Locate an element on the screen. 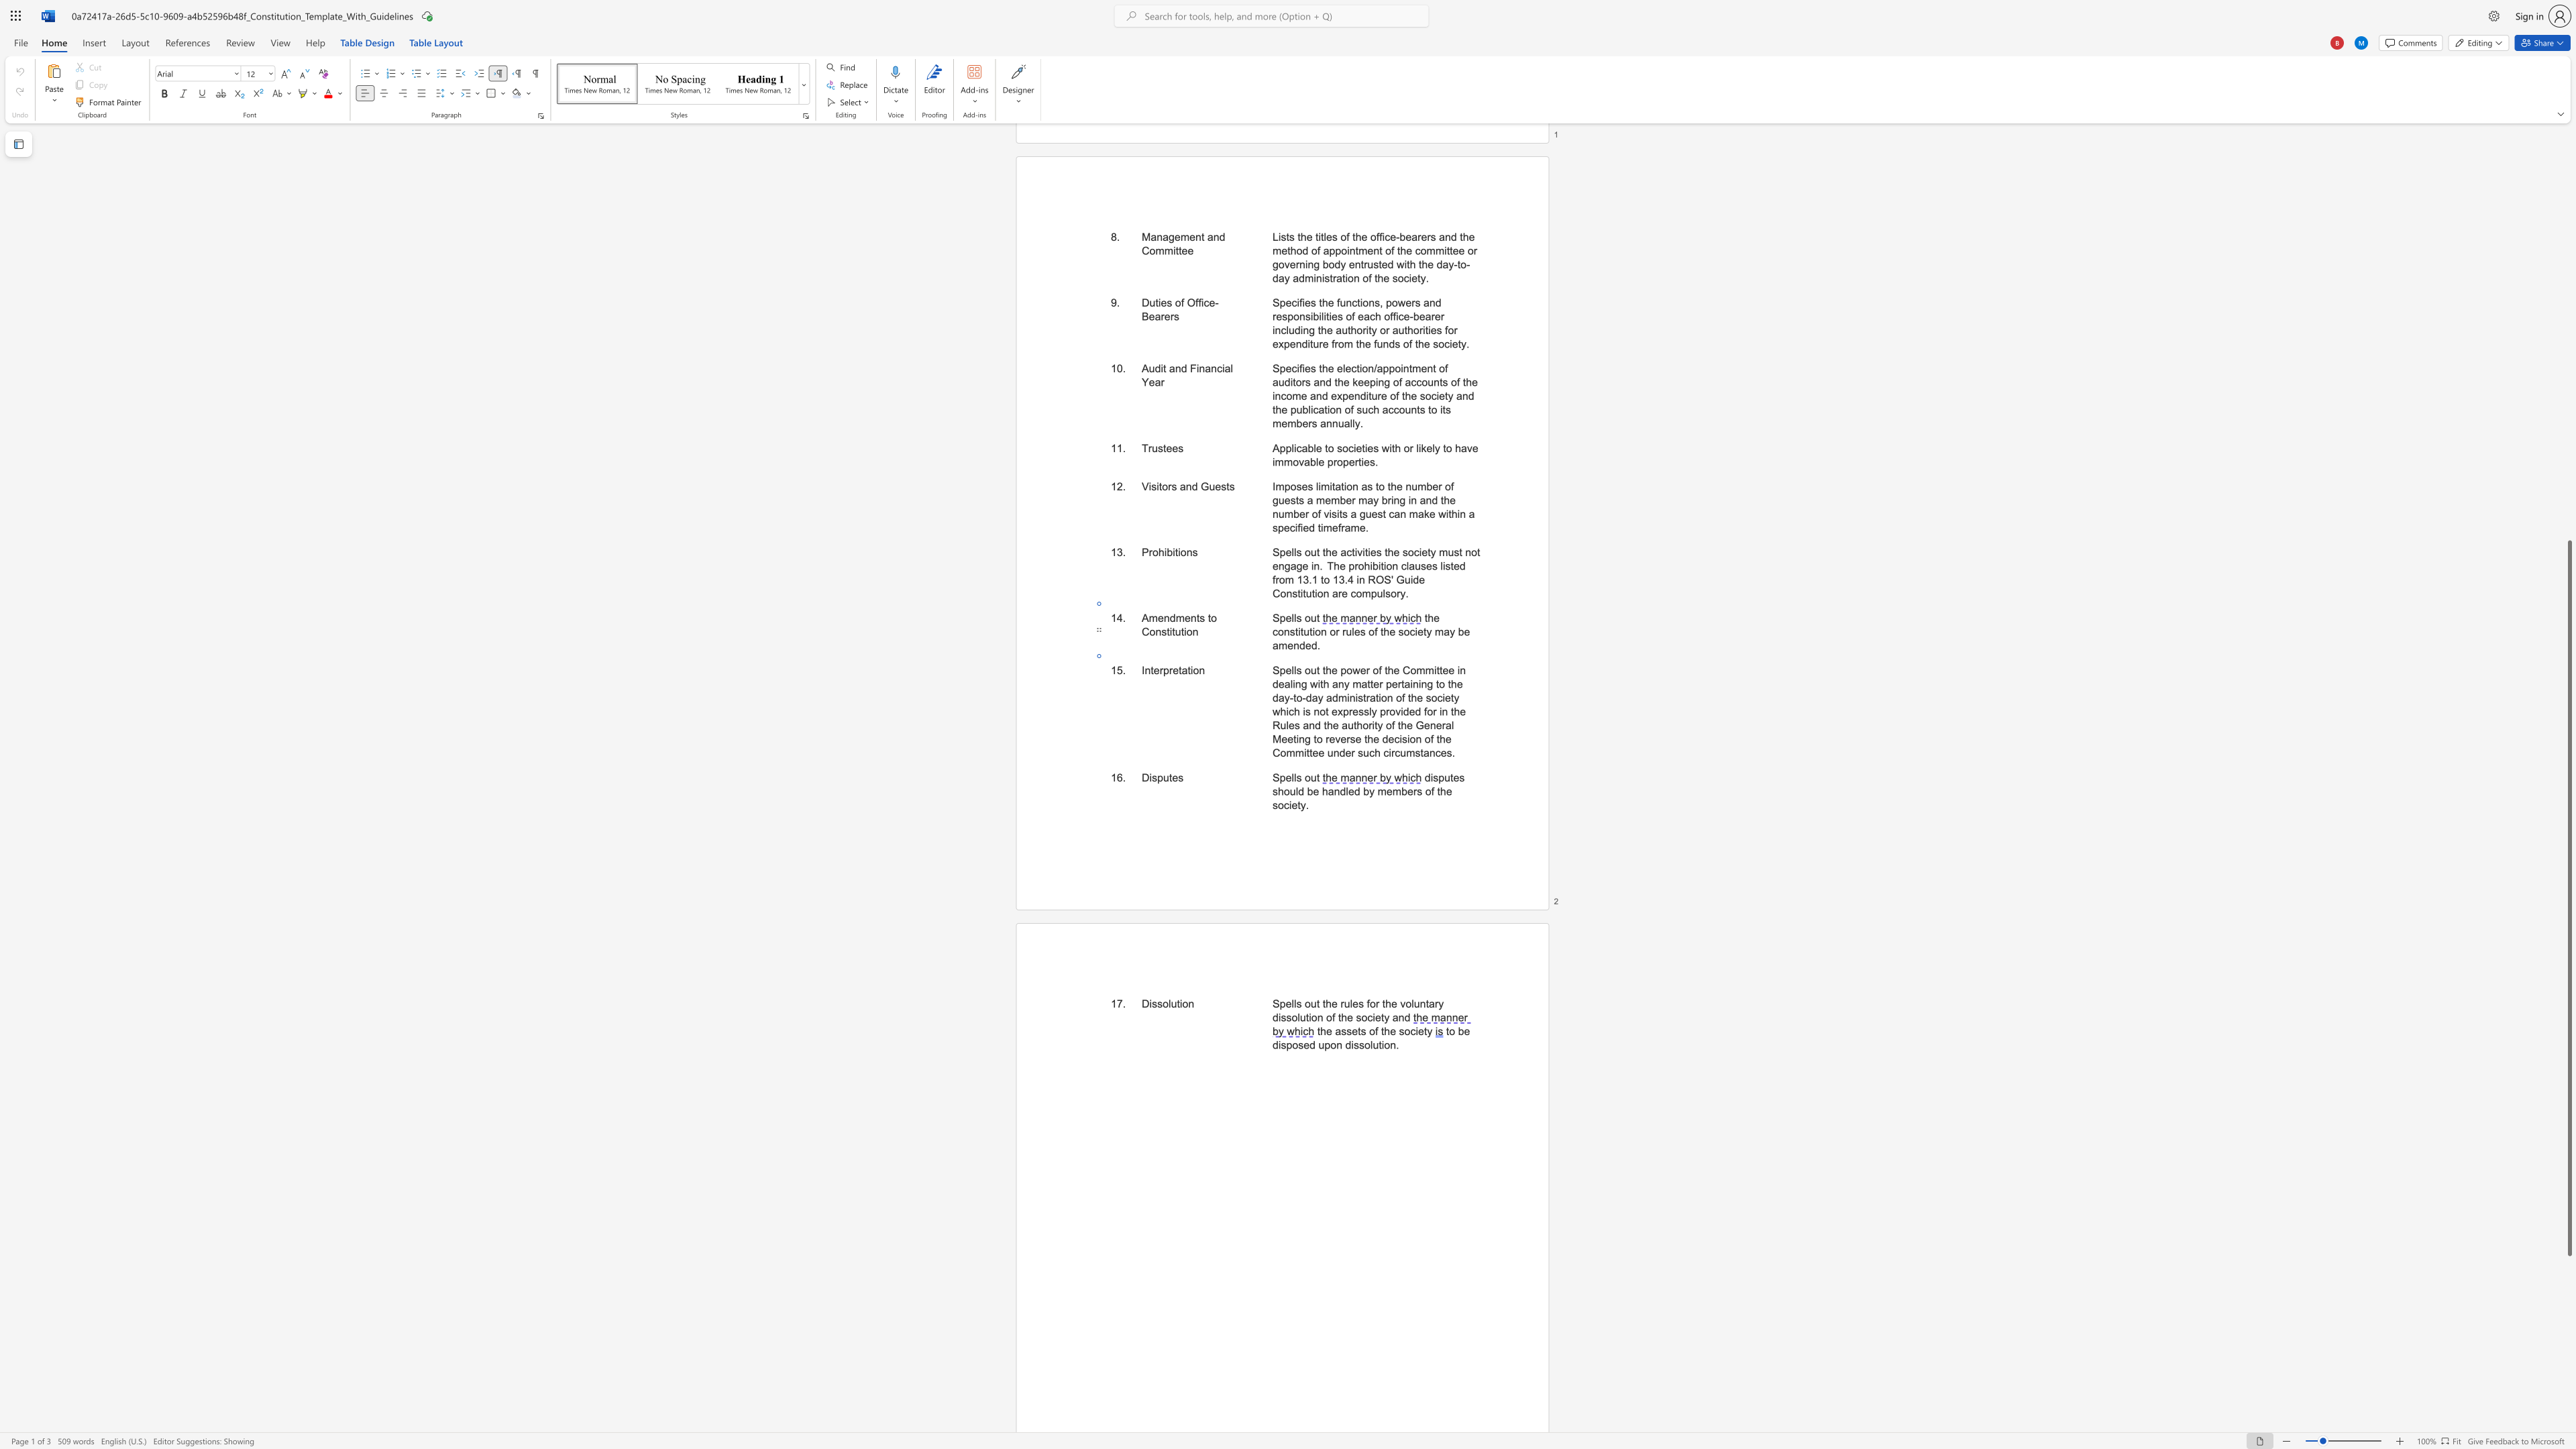 Image resolution: width=2576 pixels, height=1449 pixels. the 1th character "e" in the text is located at coordinates (1328, 1031).